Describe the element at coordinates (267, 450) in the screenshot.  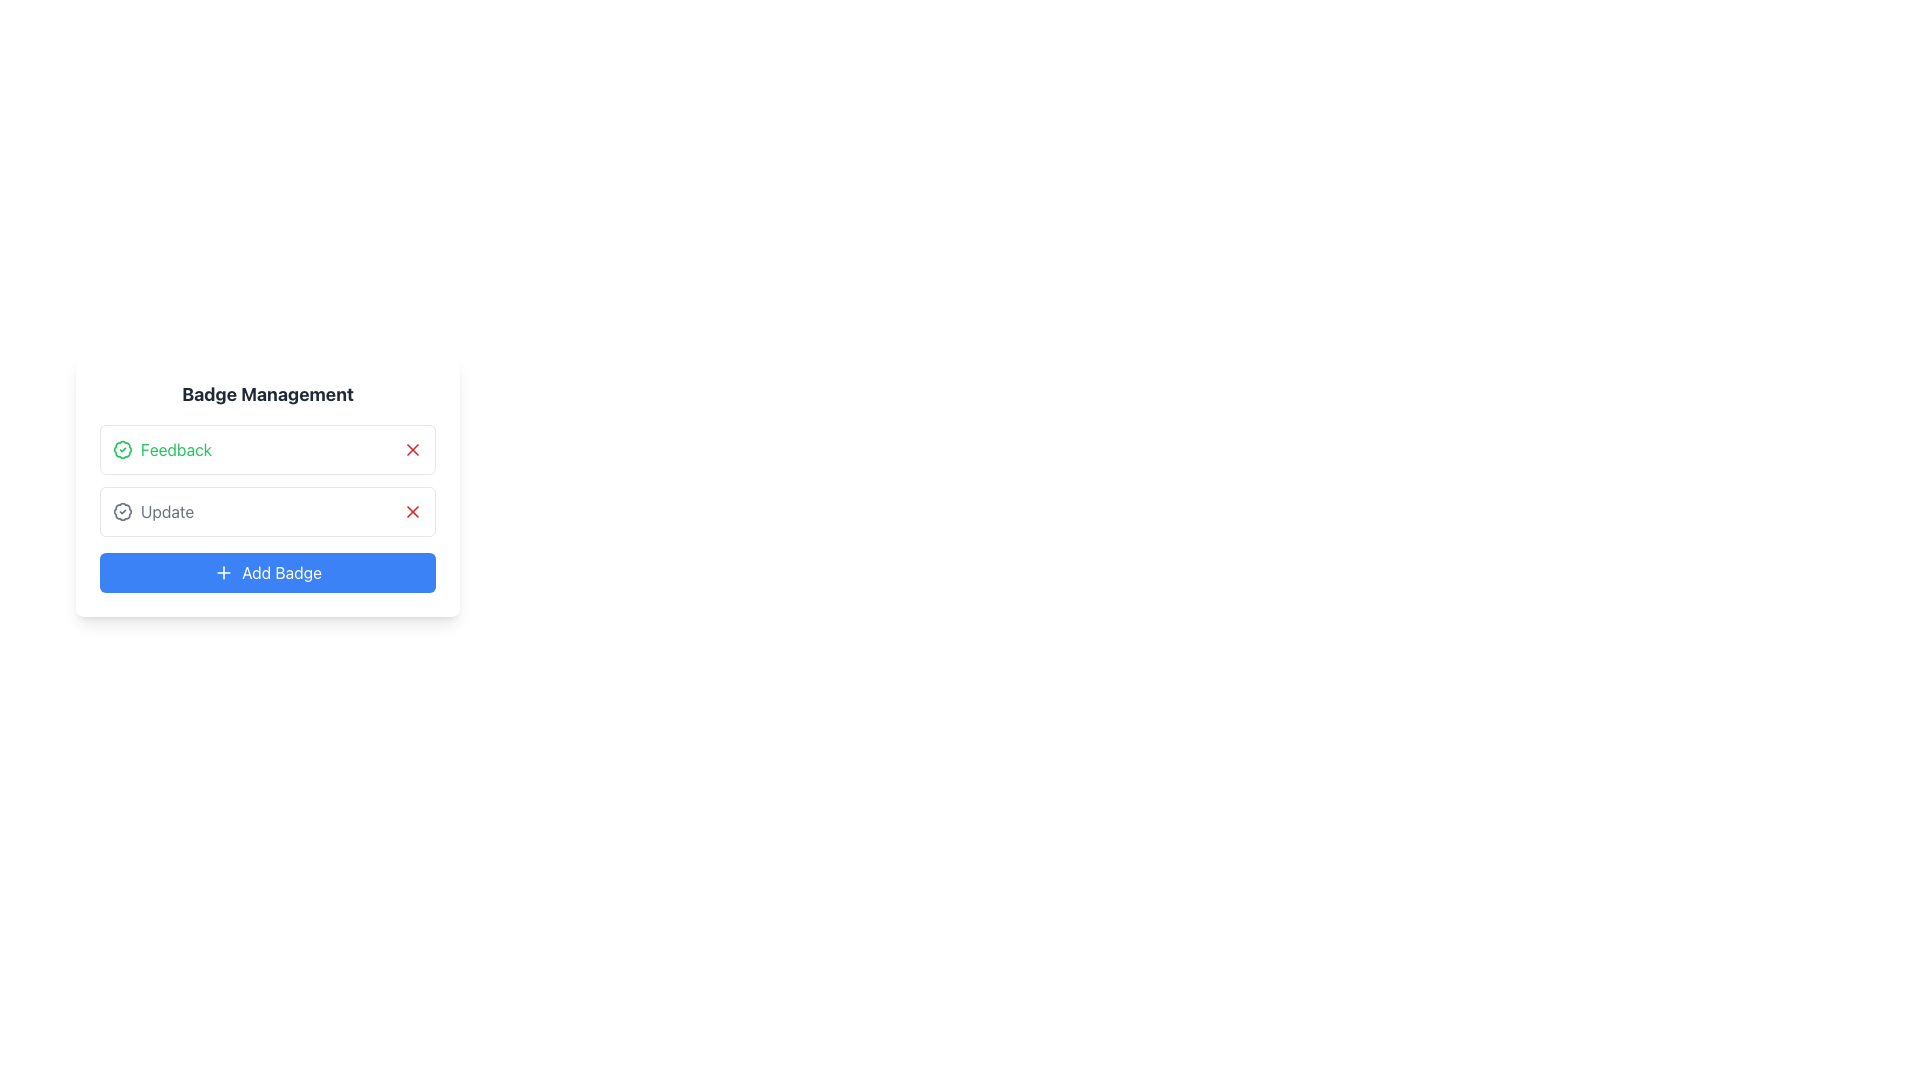
I see `the interactive badge labeled 'Feedback'` at that location.